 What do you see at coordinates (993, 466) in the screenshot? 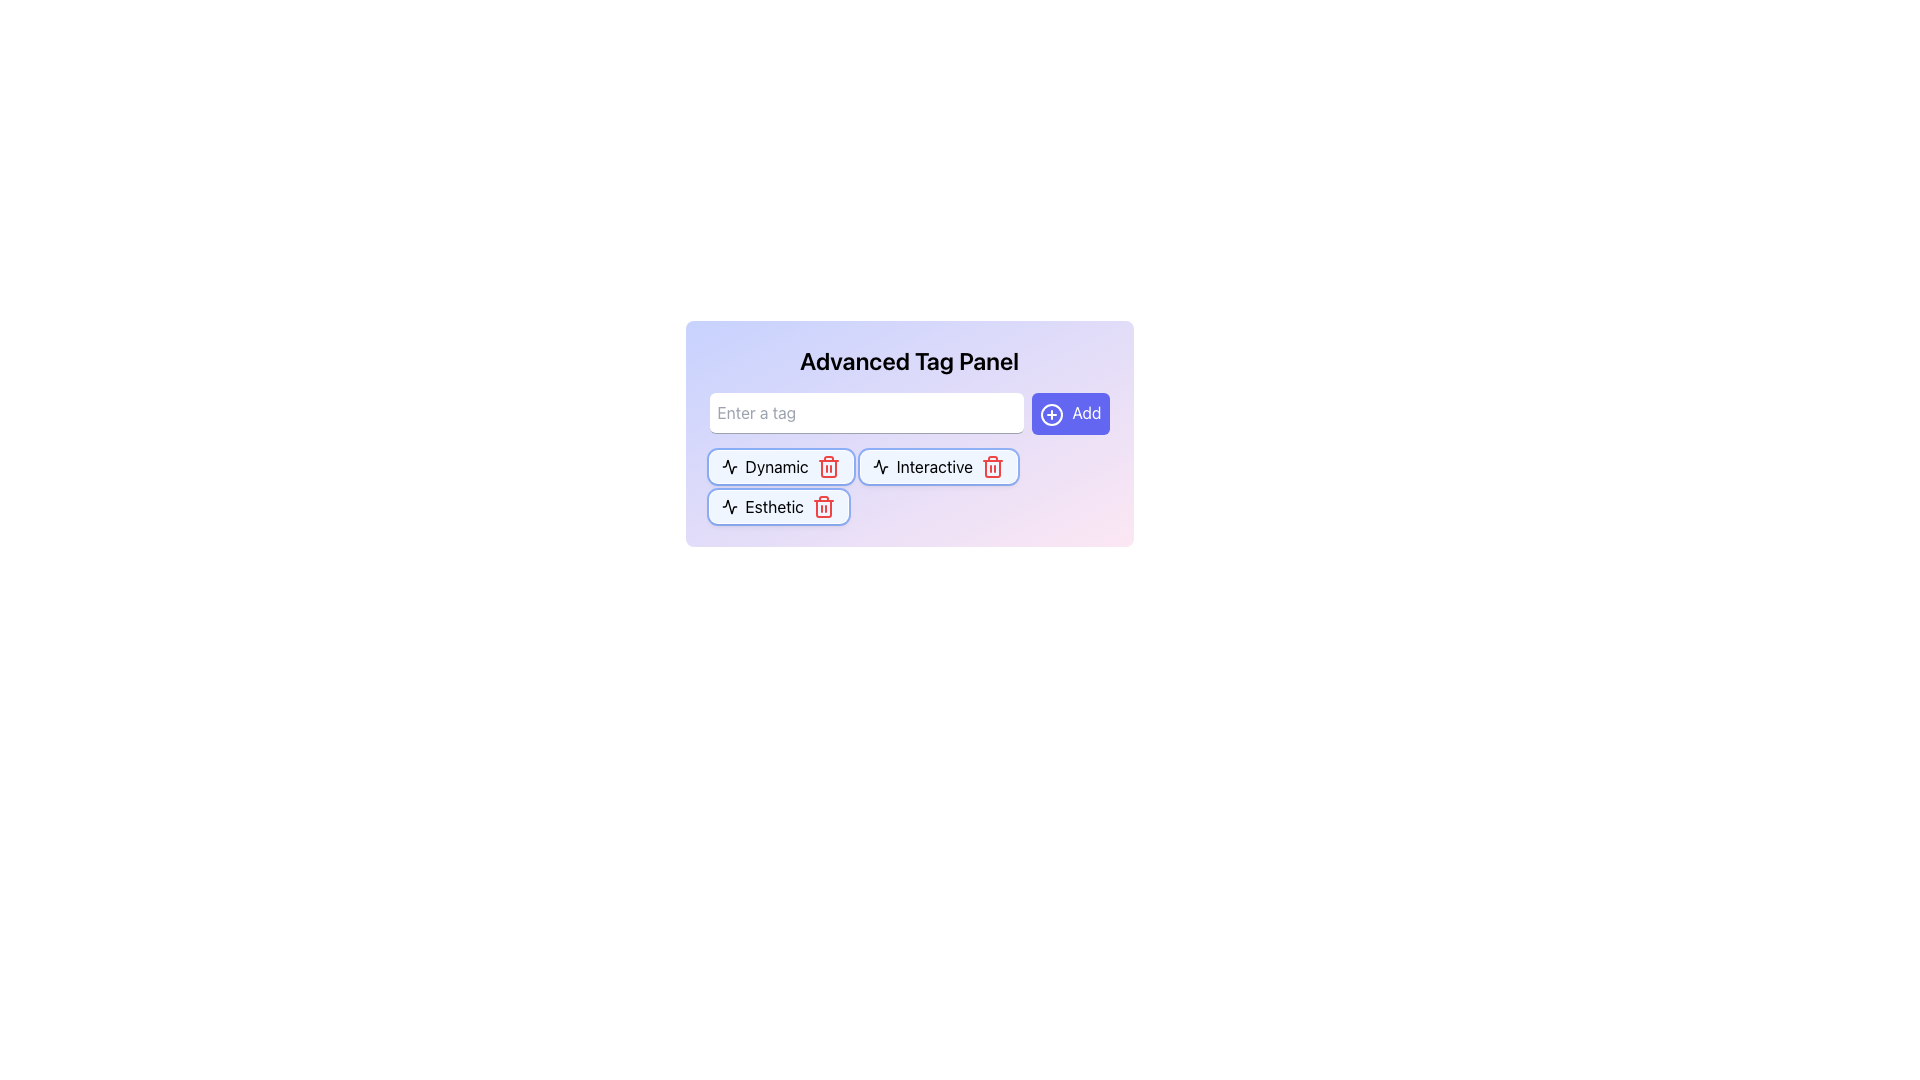
I see `the red trash bin icon button located on the far right side of the 'Interactive' tag entry` at bounding box center [993, 466].